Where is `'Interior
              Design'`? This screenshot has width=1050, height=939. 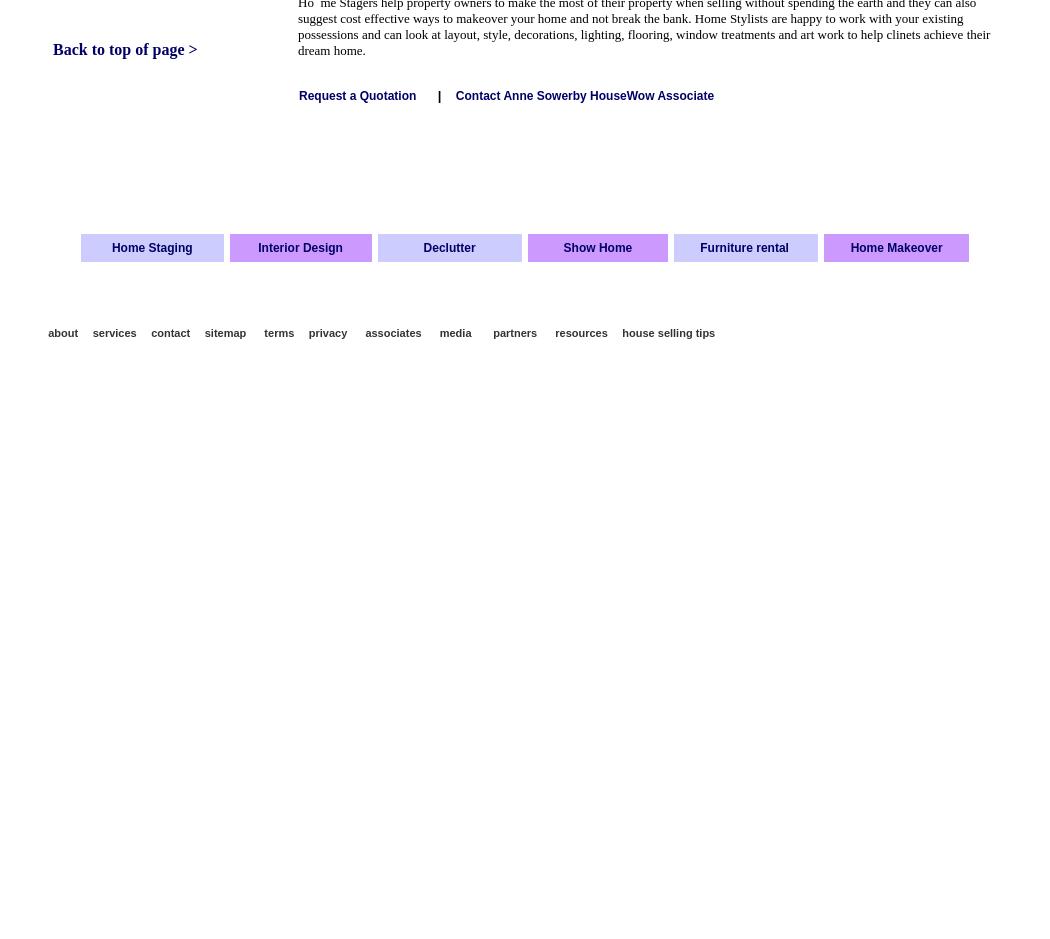 'Interior
              Design' is located at coordinates (298, 246).